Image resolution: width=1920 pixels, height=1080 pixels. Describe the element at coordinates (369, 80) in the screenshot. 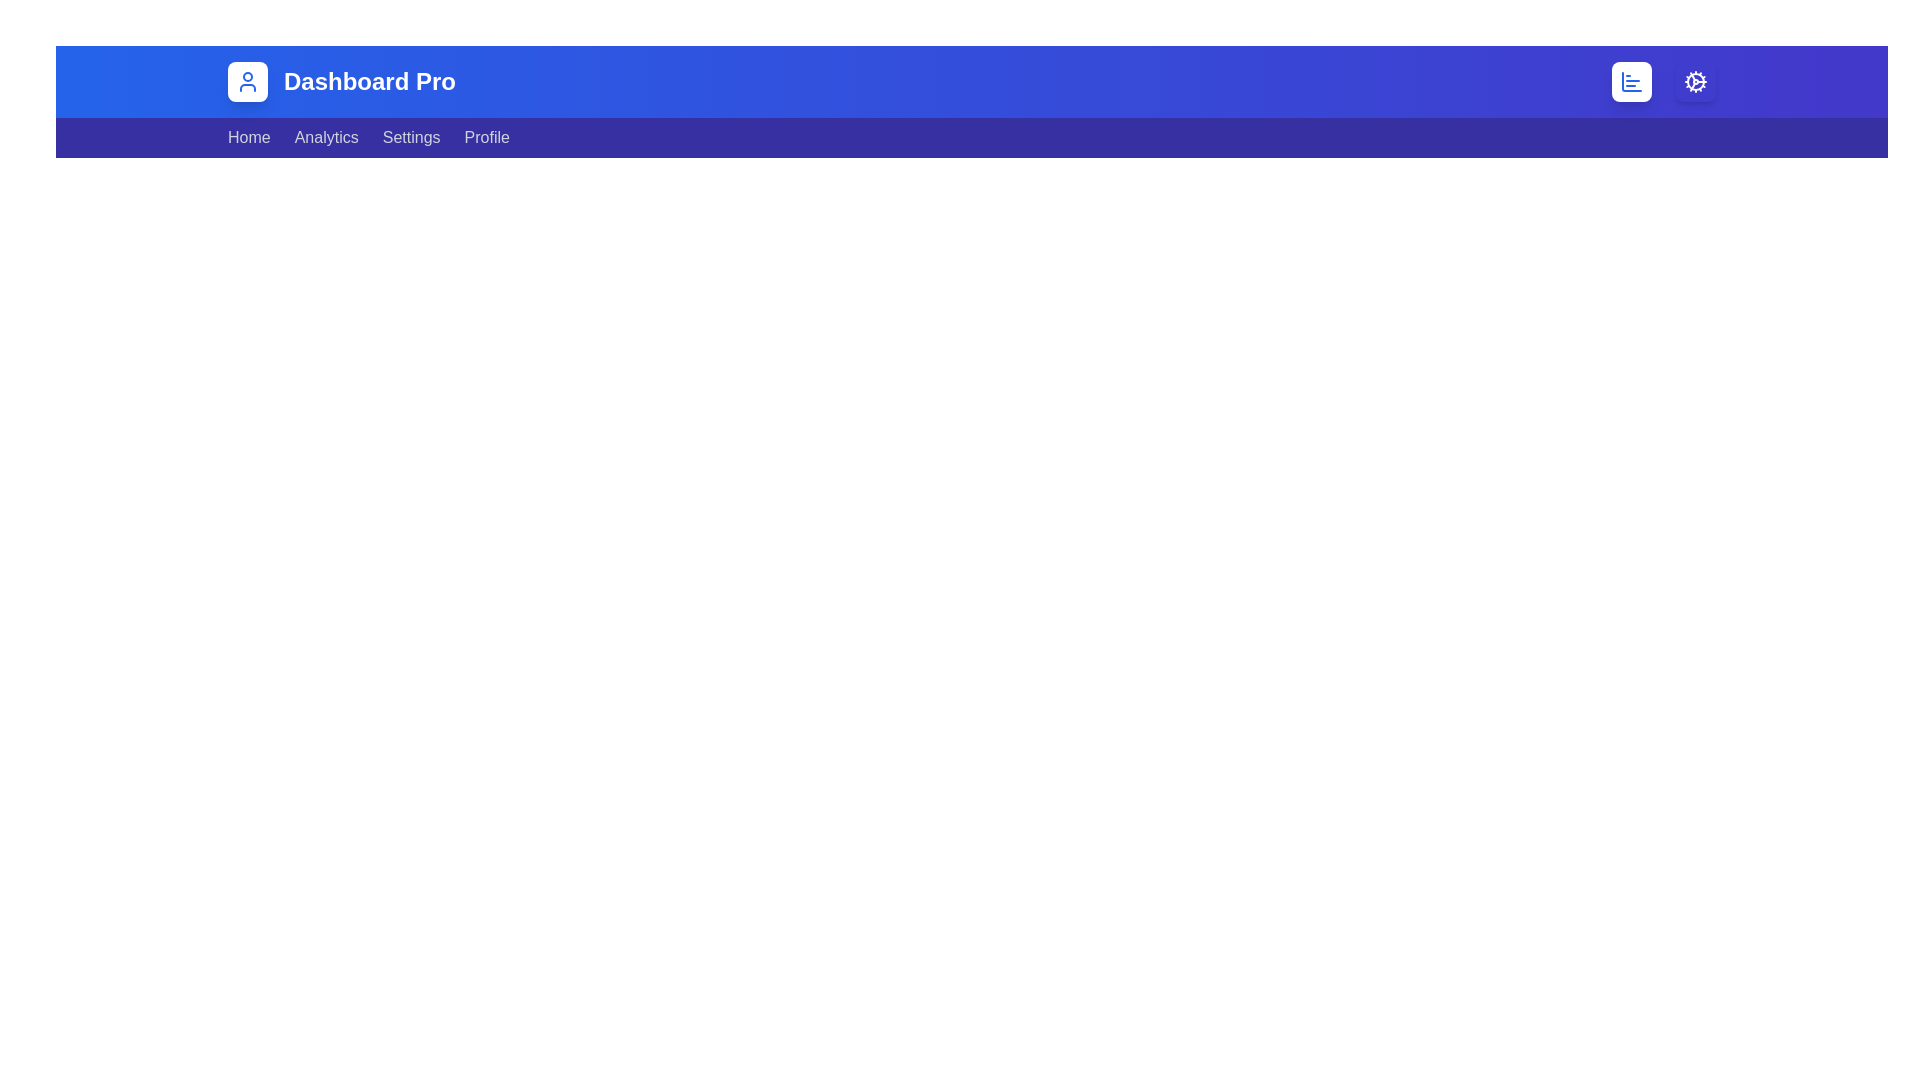

I see `the 'Dashboard Pro' title to interact with it` at that location.